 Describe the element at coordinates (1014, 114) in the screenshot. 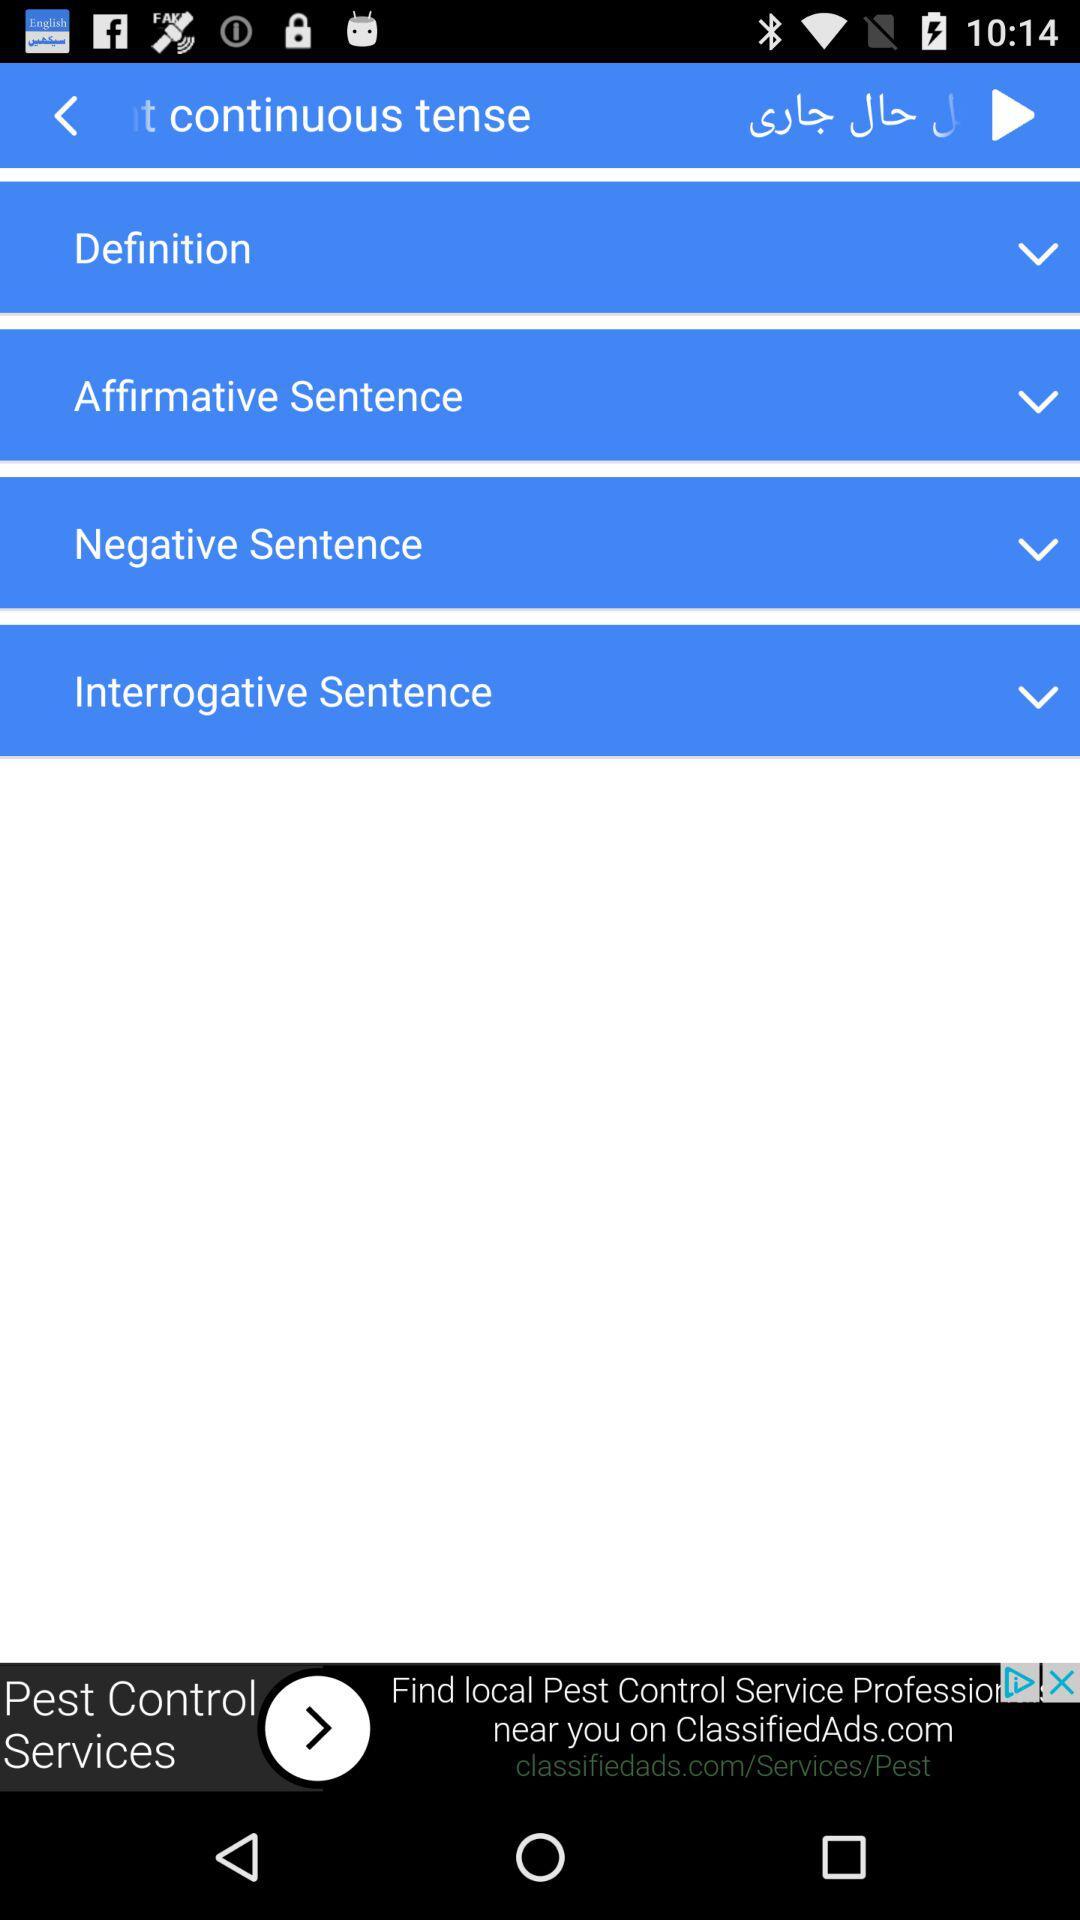

I see `go forward` at that location.